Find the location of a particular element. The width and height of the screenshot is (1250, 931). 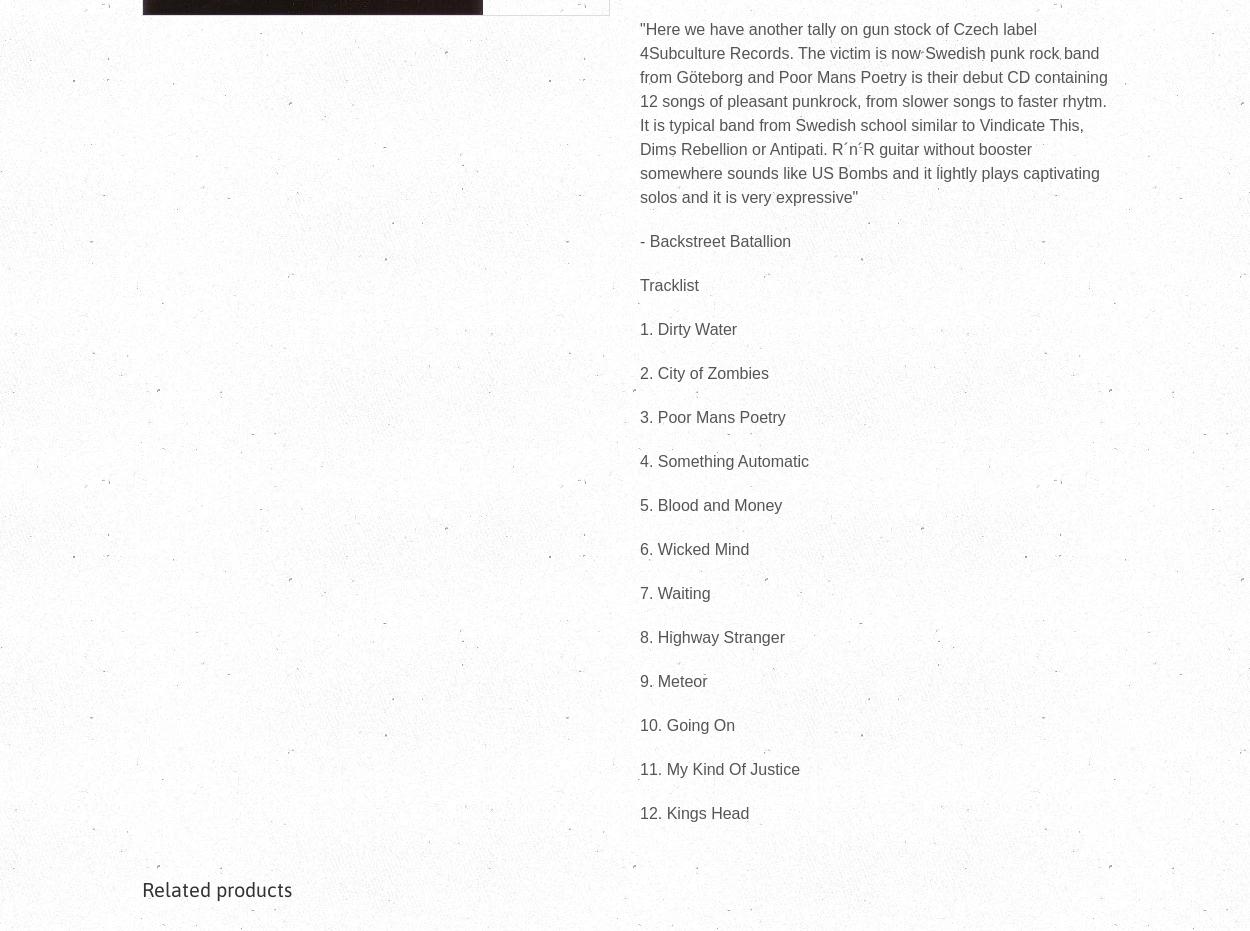

'12. Kings Head' is located at coordinates (693, 812).